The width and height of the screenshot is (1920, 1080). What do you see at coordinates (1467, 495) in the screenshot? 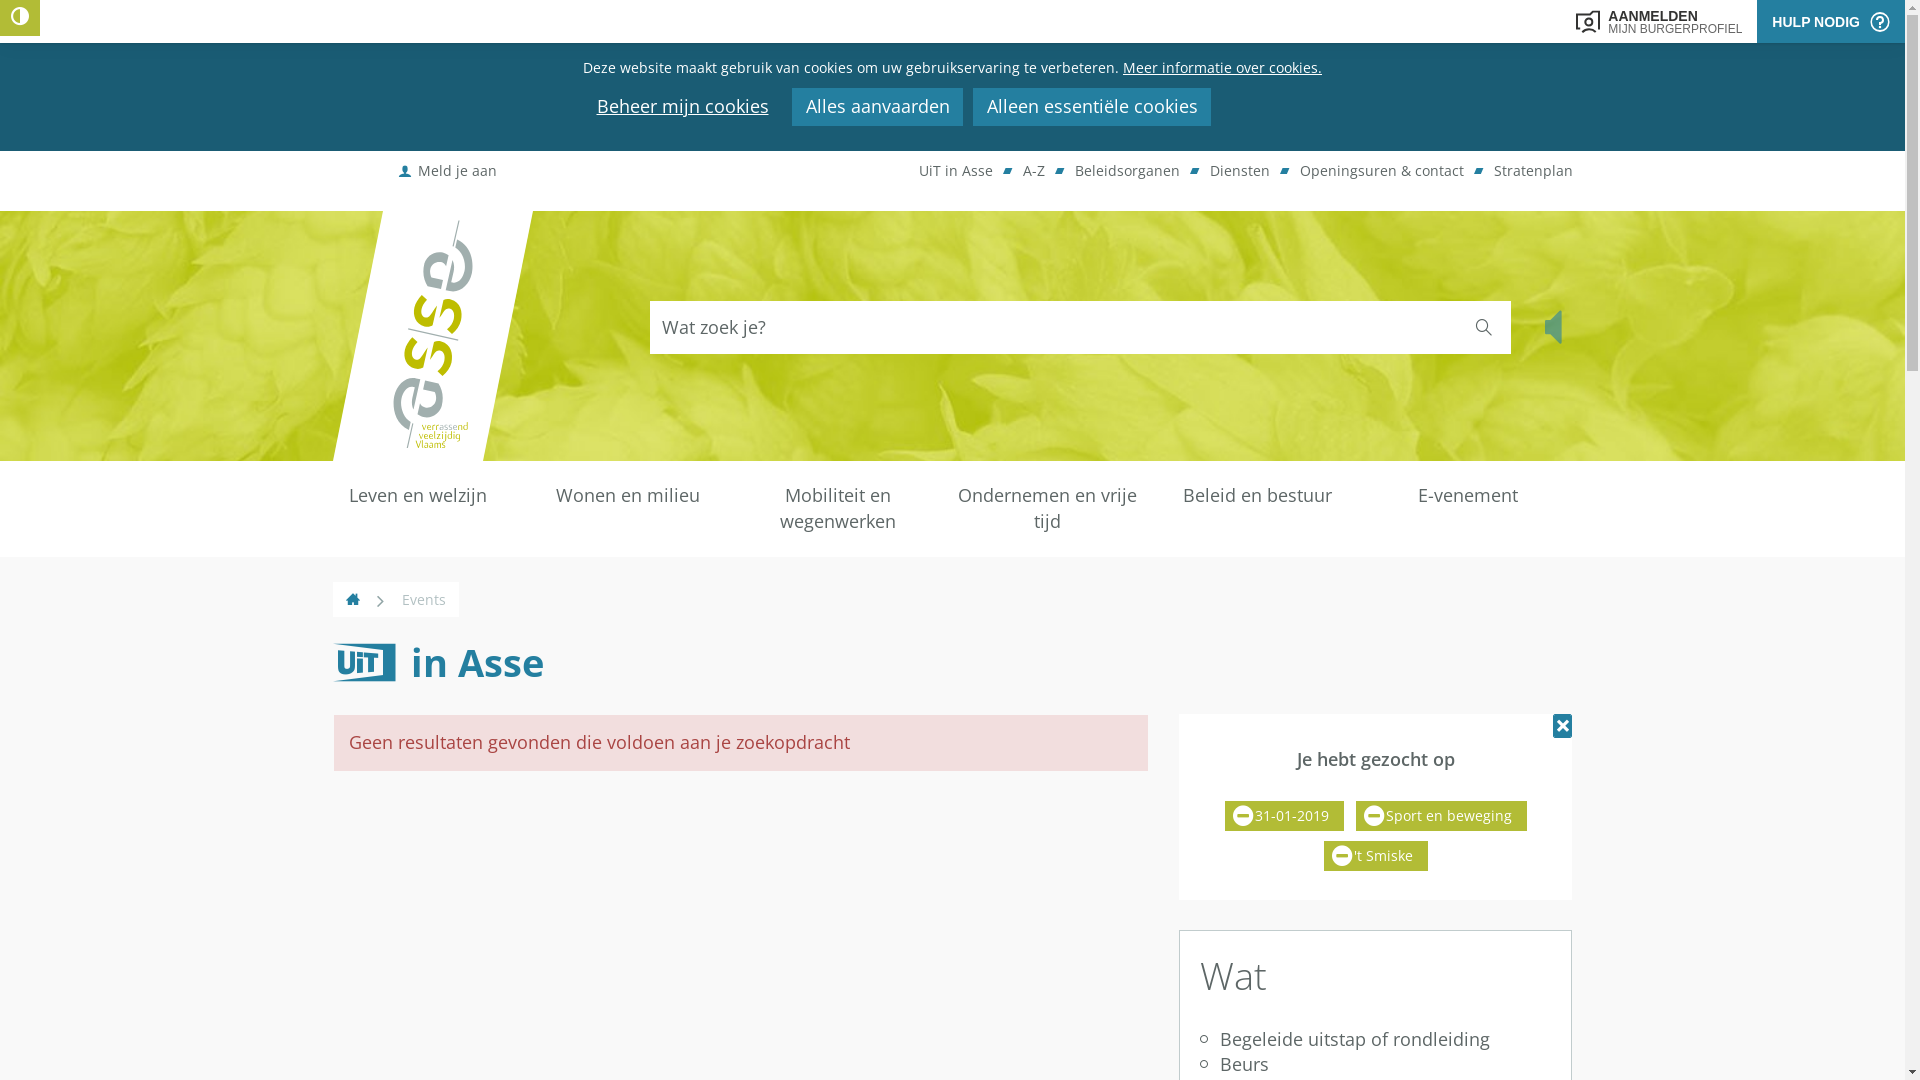
I see `'E-venement'` at bounding box center [1467, 495].